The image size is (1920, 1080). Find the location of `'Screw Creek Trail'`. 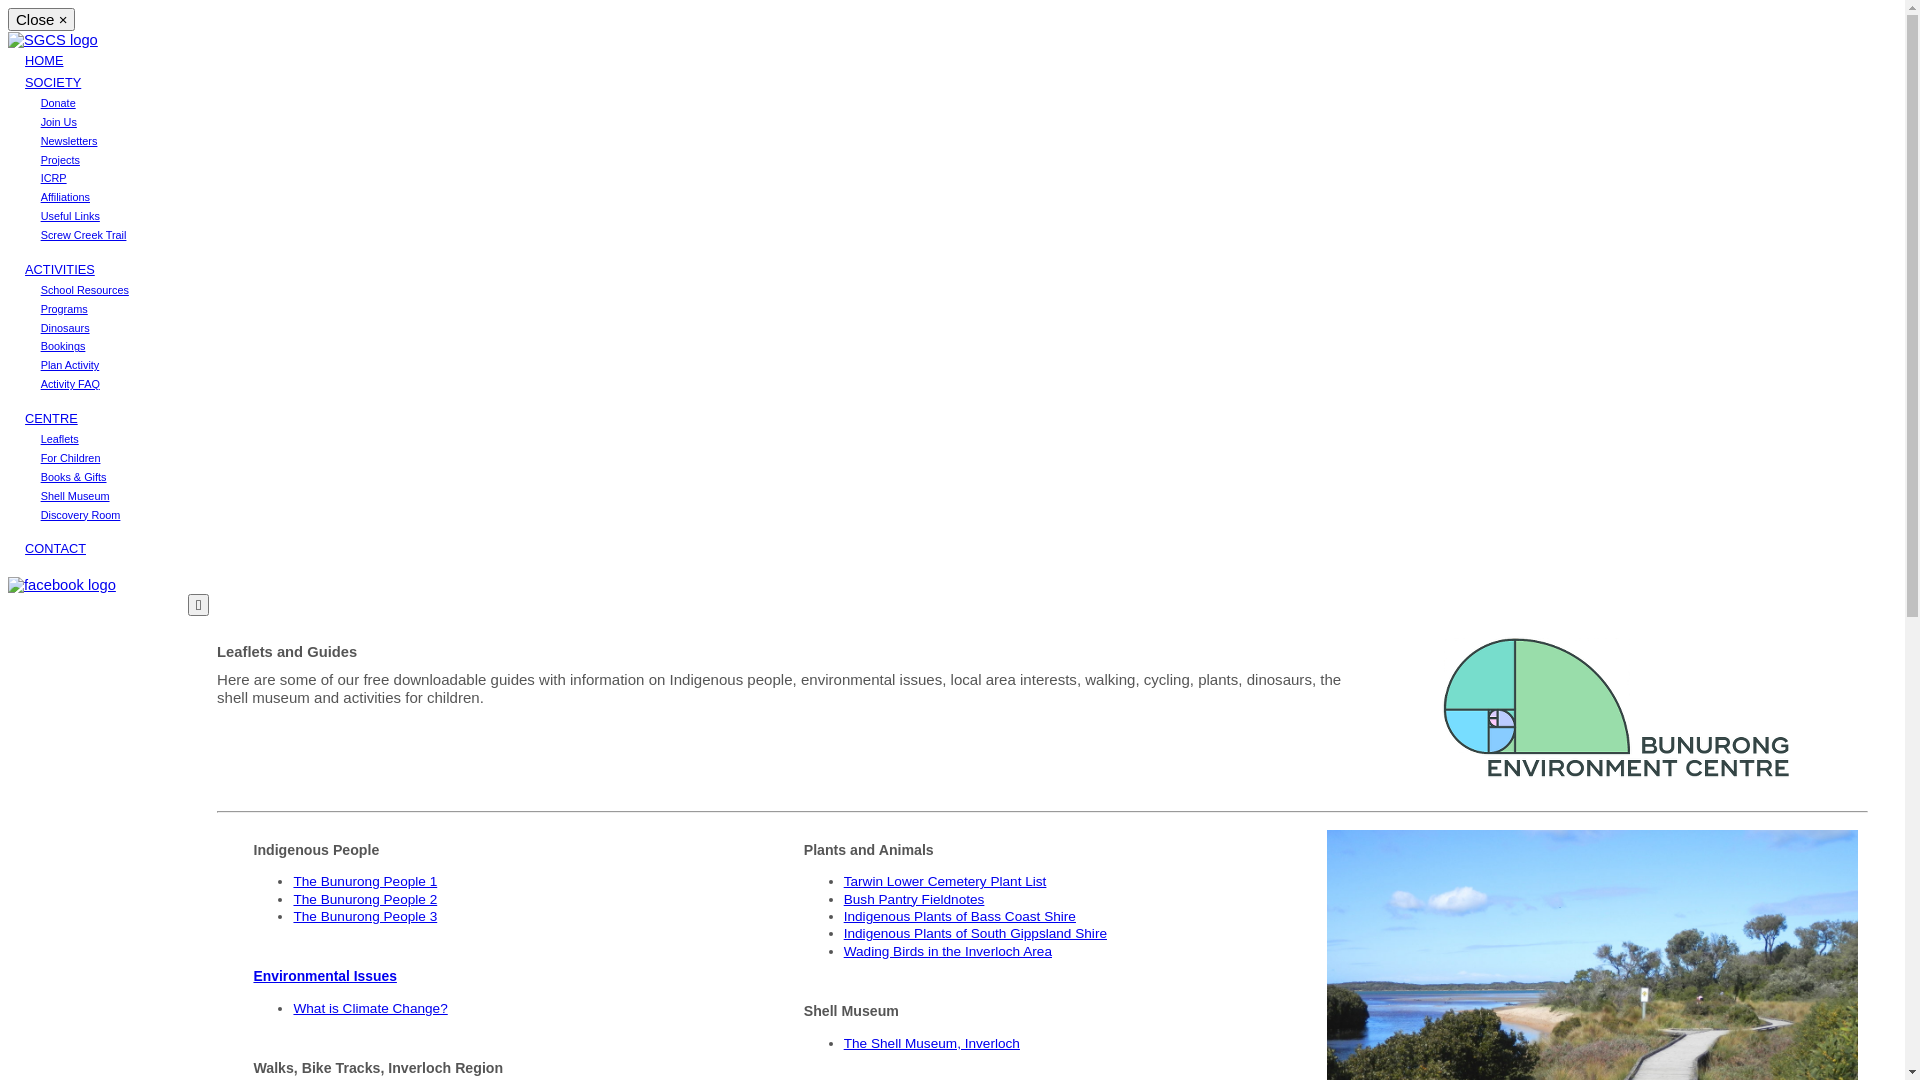

'Screw Creek Trail' is located at coordinates (82, 234).